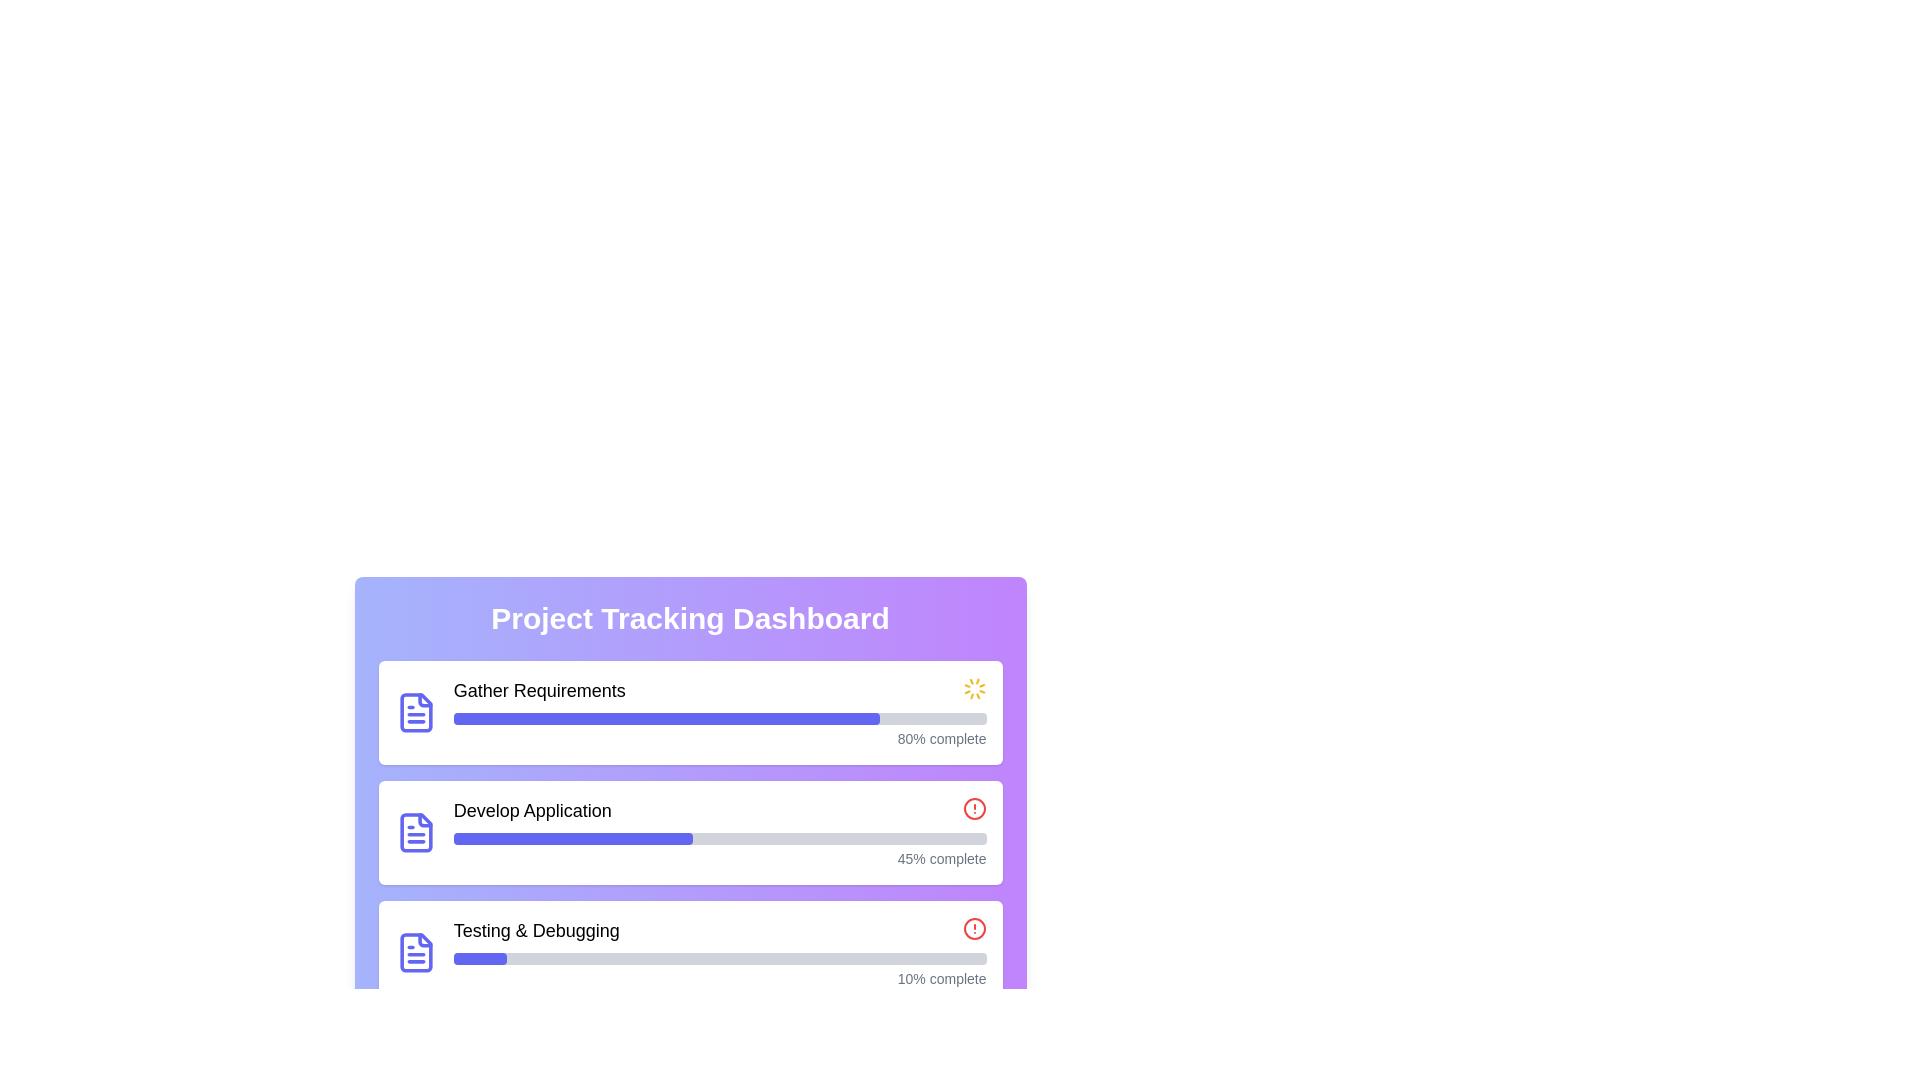  What do you see at coordinates (720, 958) in the screenshot?
I see `the progress bar indicating 10% completion for the 'Testing & Debugging' task` at bounding box center [720, 958].